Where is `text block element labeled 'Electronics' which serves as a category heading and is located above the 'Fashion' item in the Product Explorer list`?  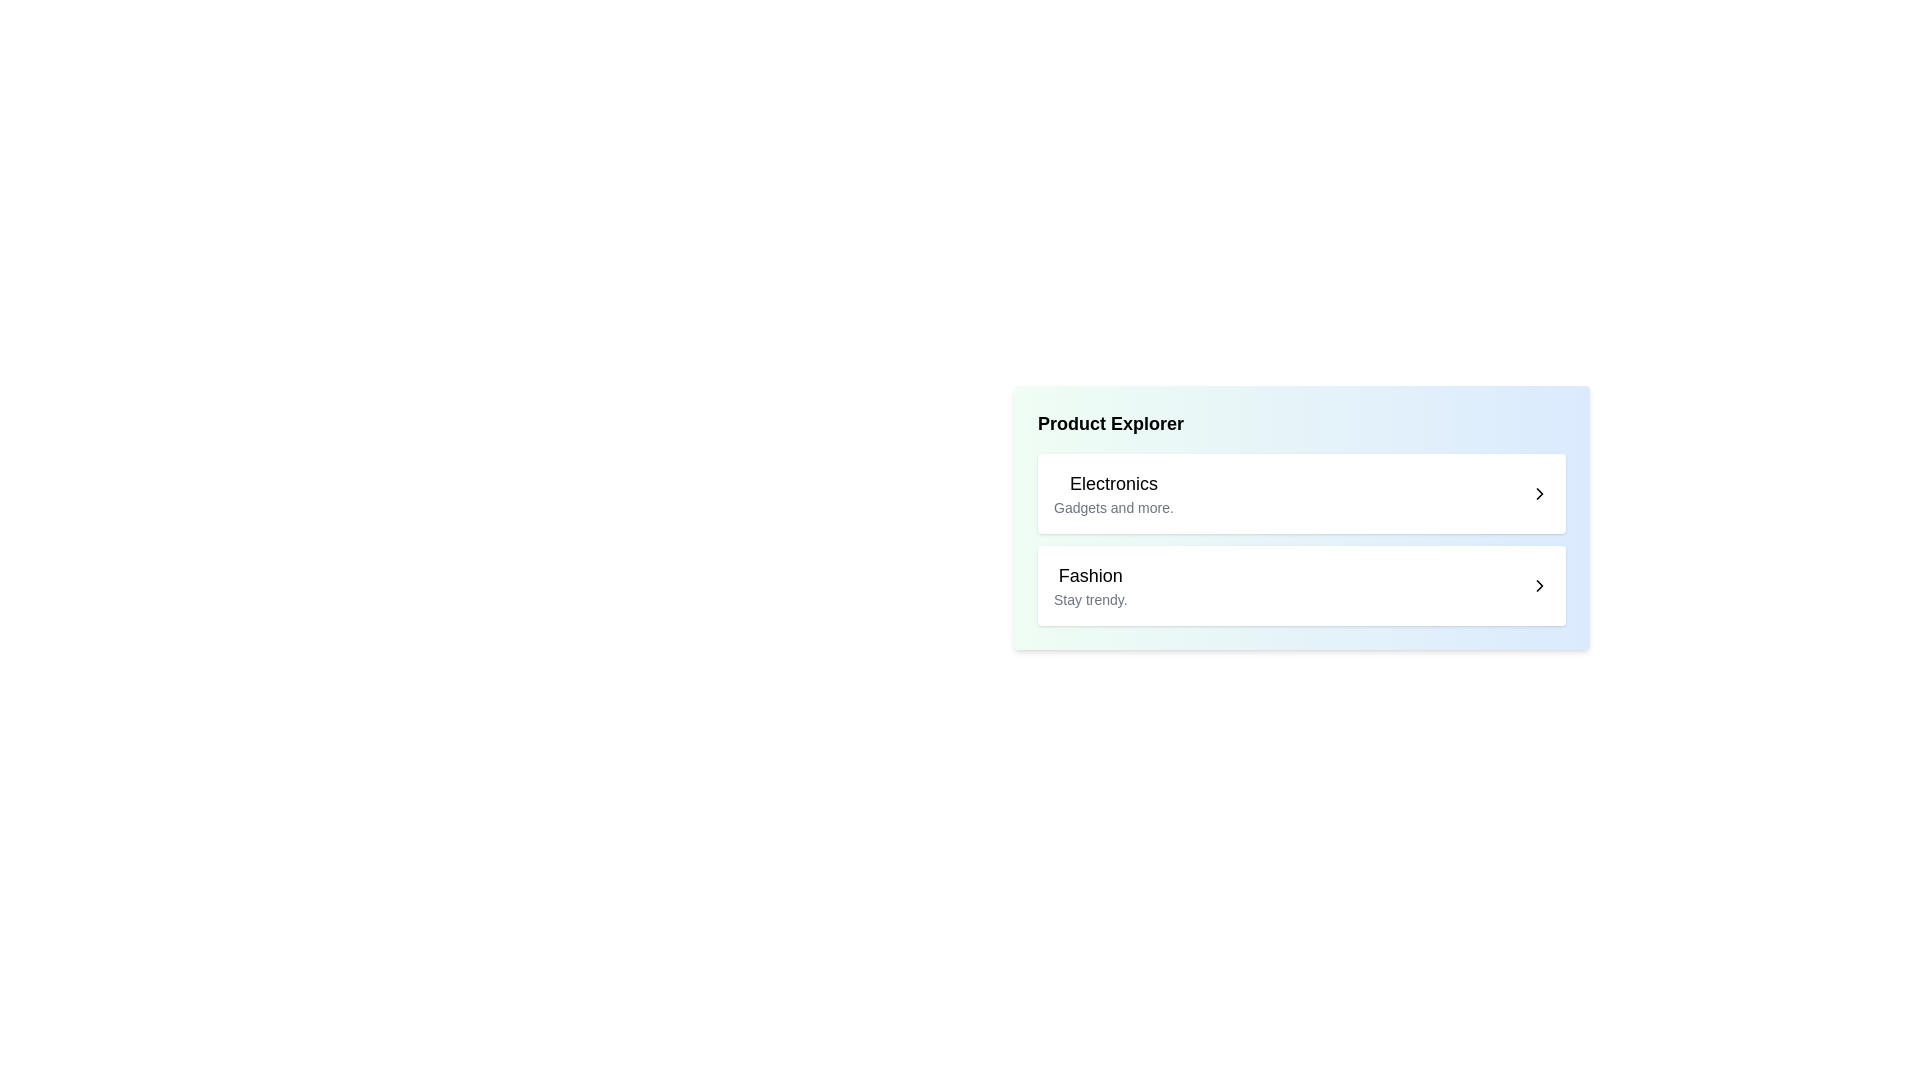 text block element labeled 'Electronics' which serves as a category heading and is located above the 'Fashion' item in the Product Explorer list is located at coordinates (1112, 493).